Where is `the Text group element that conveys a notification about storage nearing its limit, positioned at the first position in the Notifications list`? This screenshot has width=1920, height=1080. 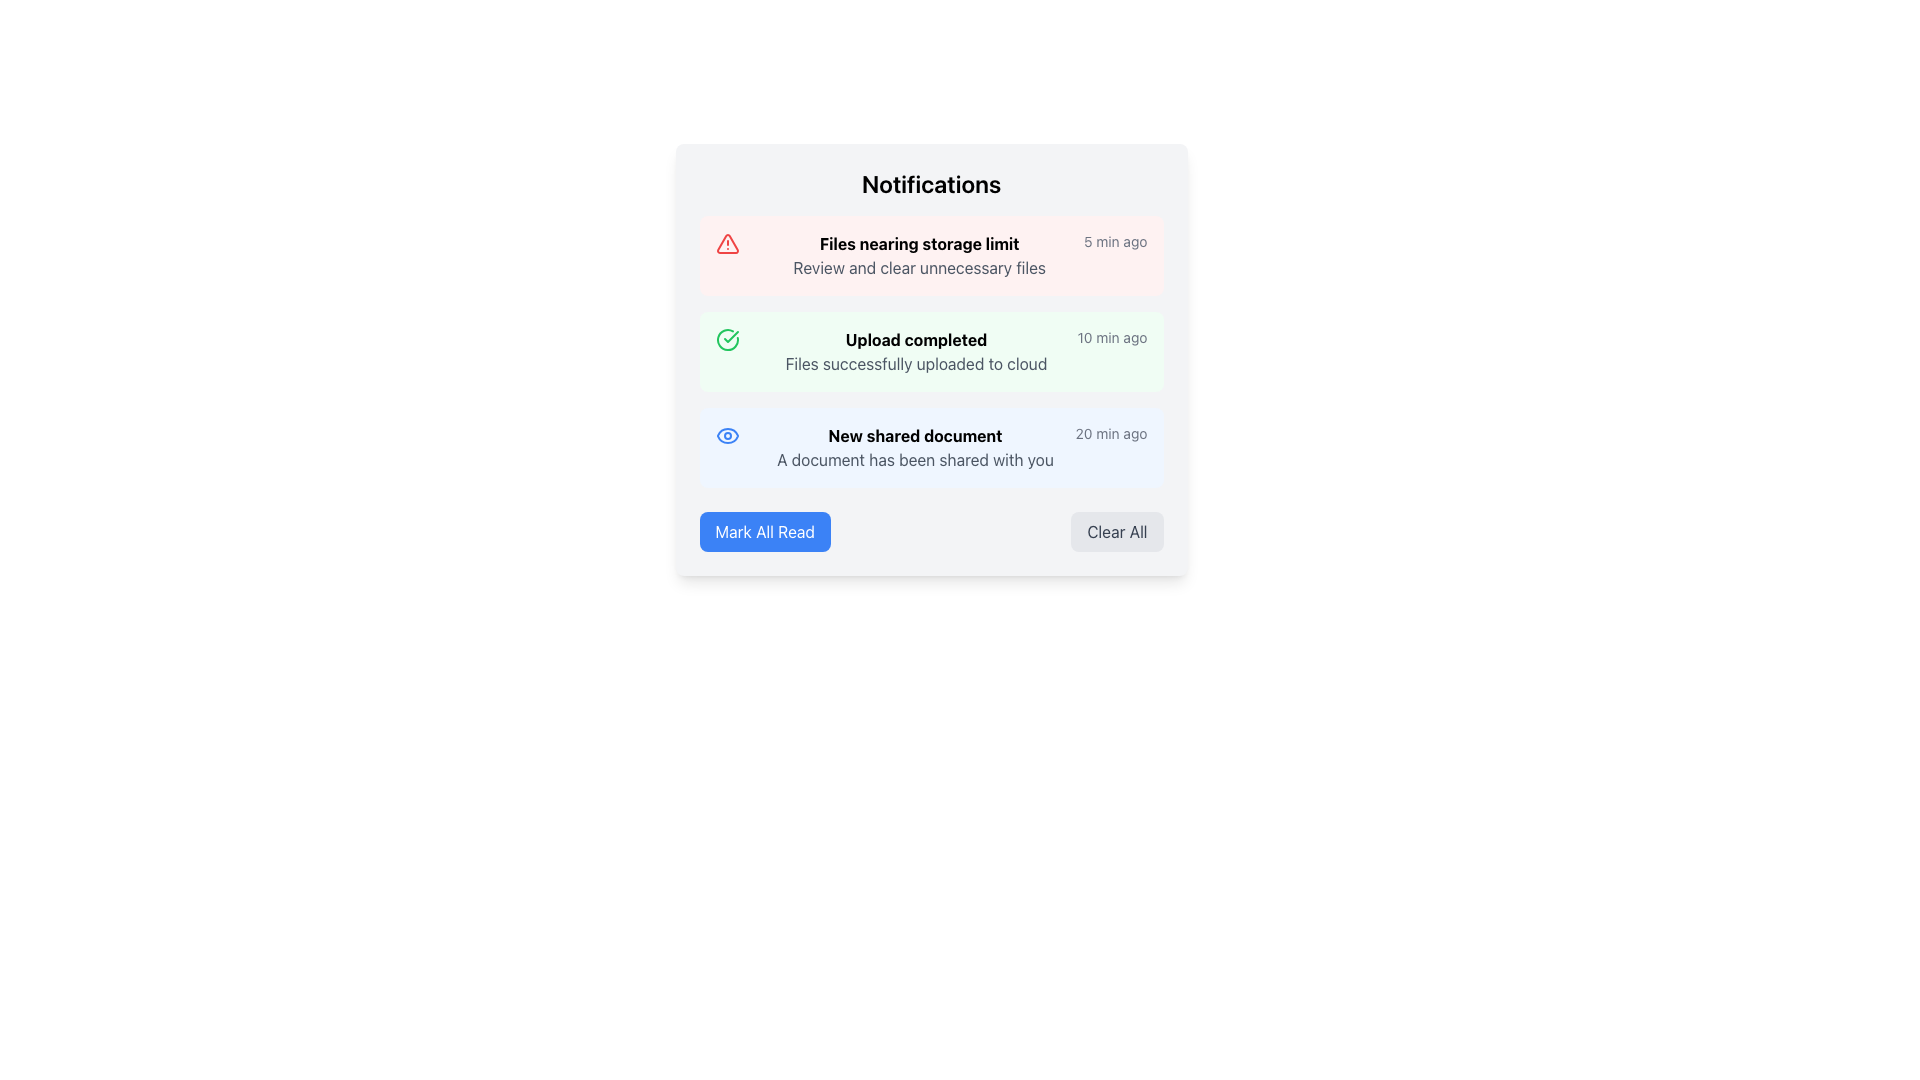 the Text group element that conveys a notification about storage nearing its limit, positioned at the first position in the Notifications list is located at coordinates (918, 254).